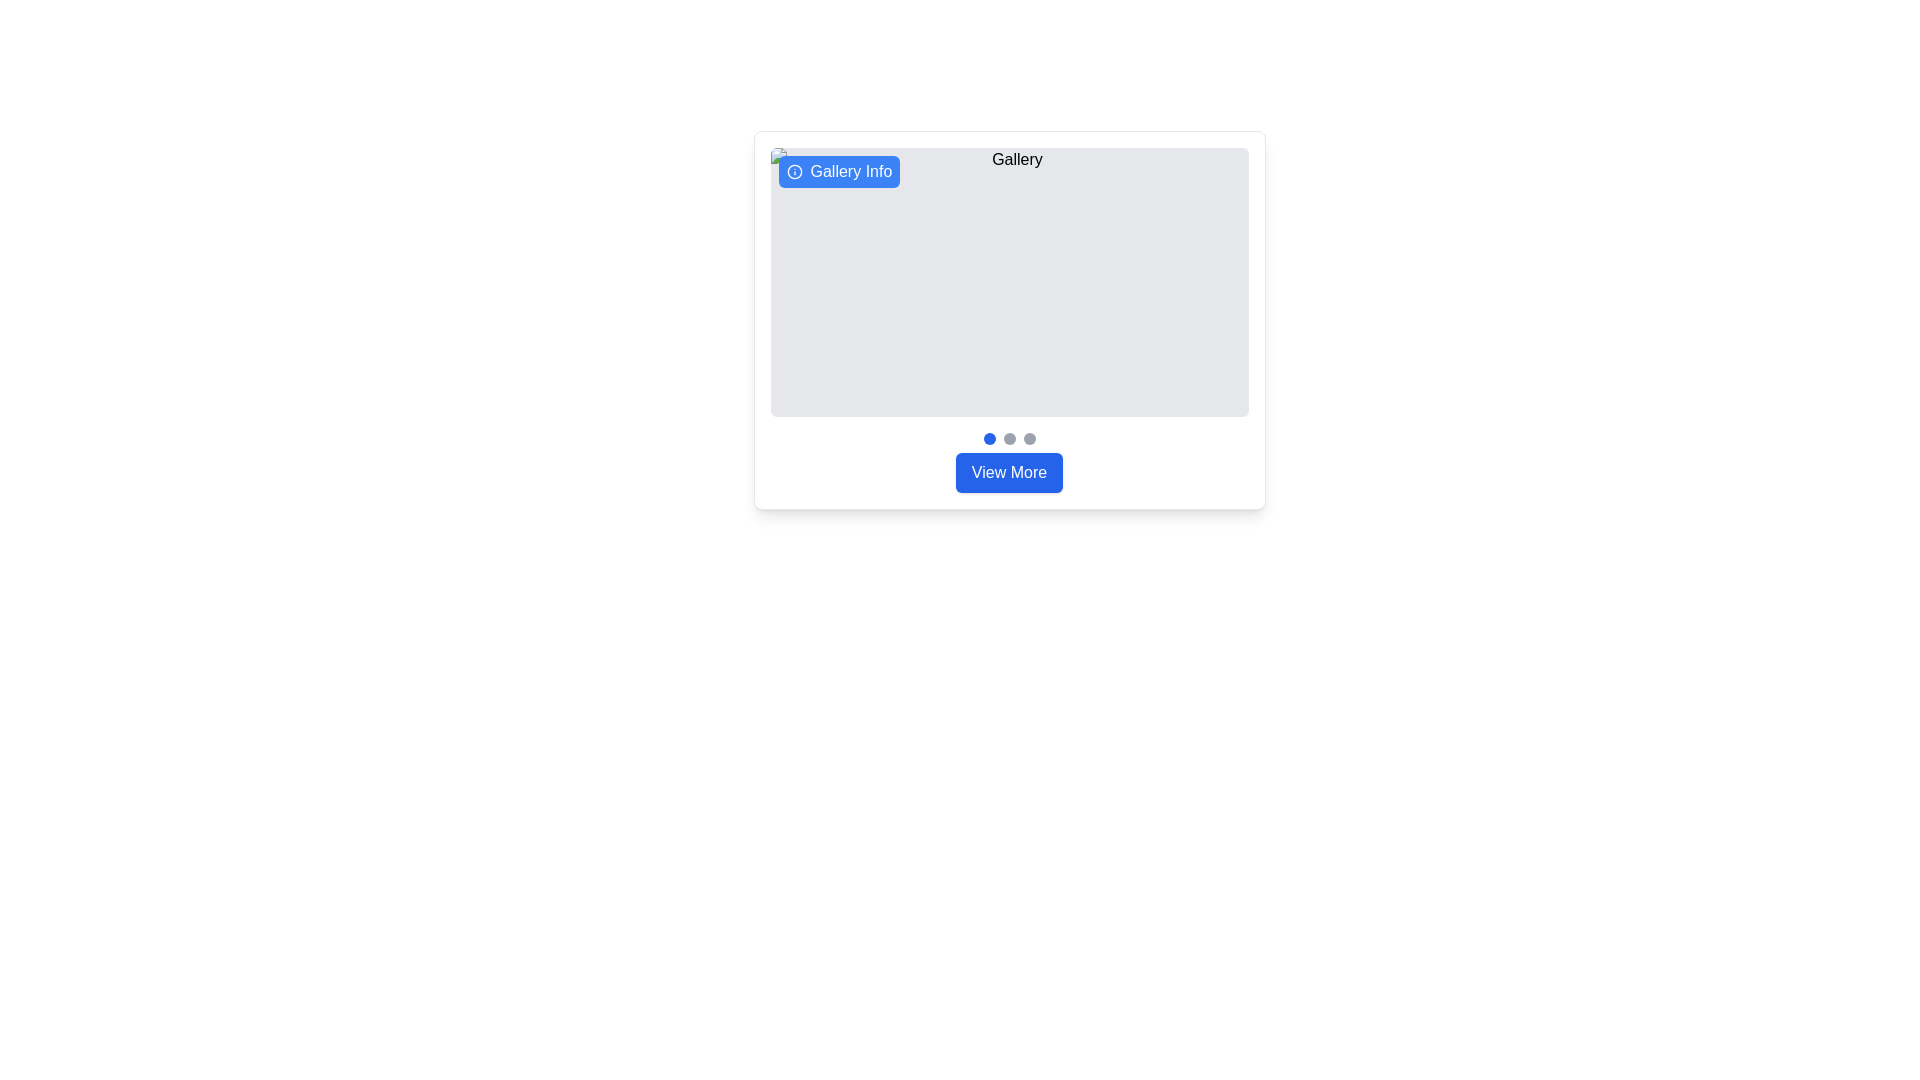  I want to click on the SVG icon element representing the 'Gallery Info' button, which is located in the top-left corner of the interface, so click(793, 171).